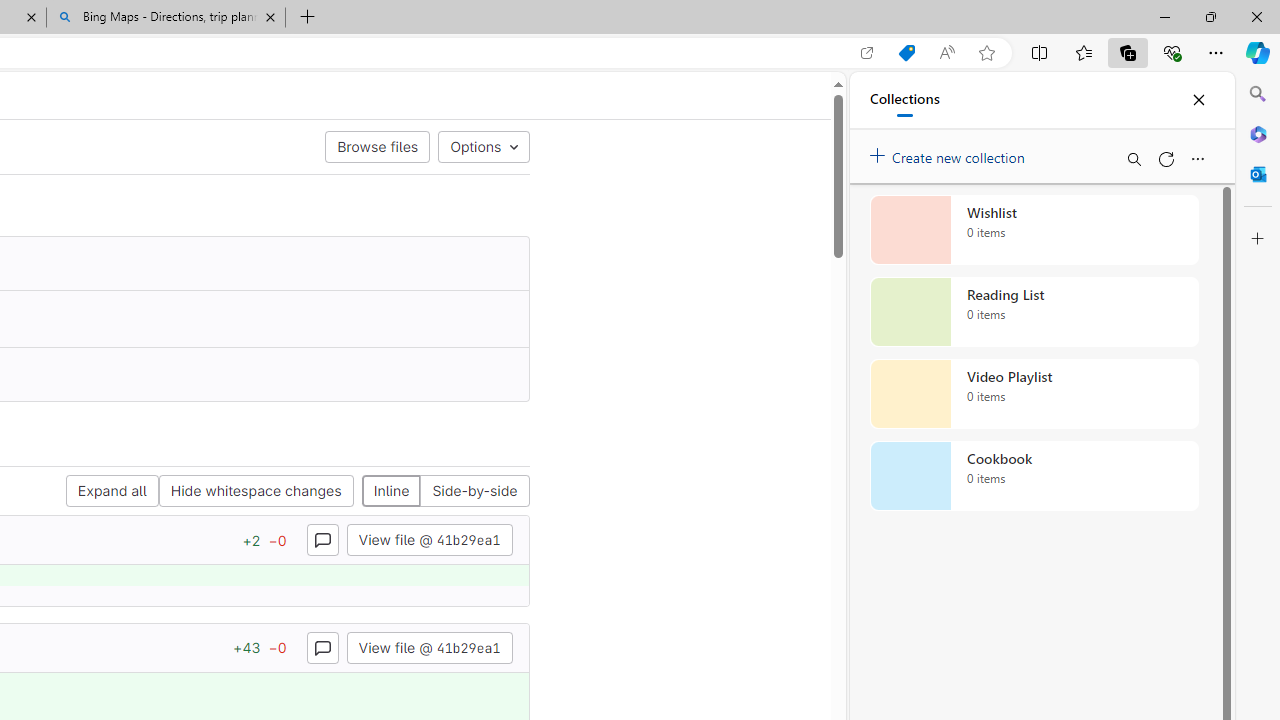 The height and width of the screenshot is (720, 1280). Describe the element at coordinates (322, 647) in the screenshot. I see `'Toggle comments for this file'` at that location.